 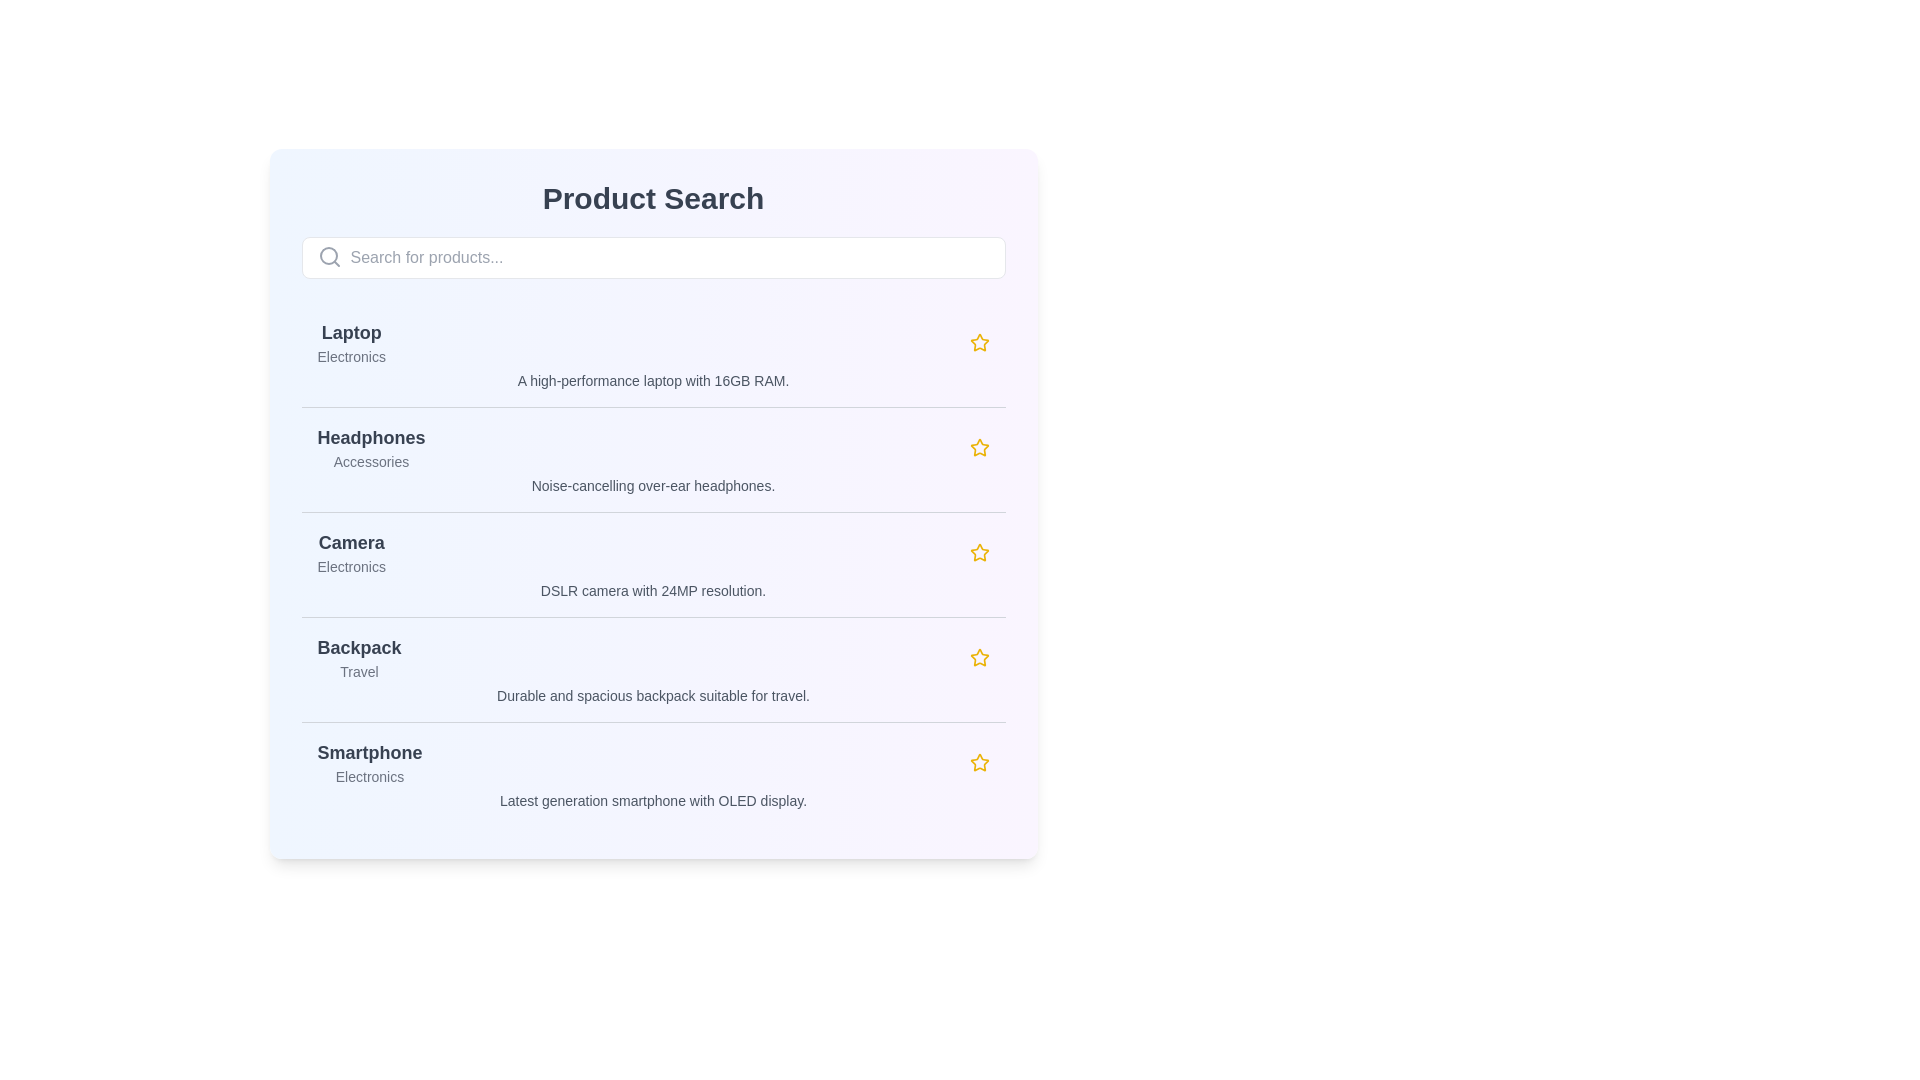 What do you see at coordinates (351, 342) in the screenshot?
I see `information from the Text label element that contains 'Laptop' in large, bold, dark gray font and 'Electronics' in smaller, lighter gray text, located in the top-left quadrant of the interface beneath the search bar` at bounding box center [351, 342].